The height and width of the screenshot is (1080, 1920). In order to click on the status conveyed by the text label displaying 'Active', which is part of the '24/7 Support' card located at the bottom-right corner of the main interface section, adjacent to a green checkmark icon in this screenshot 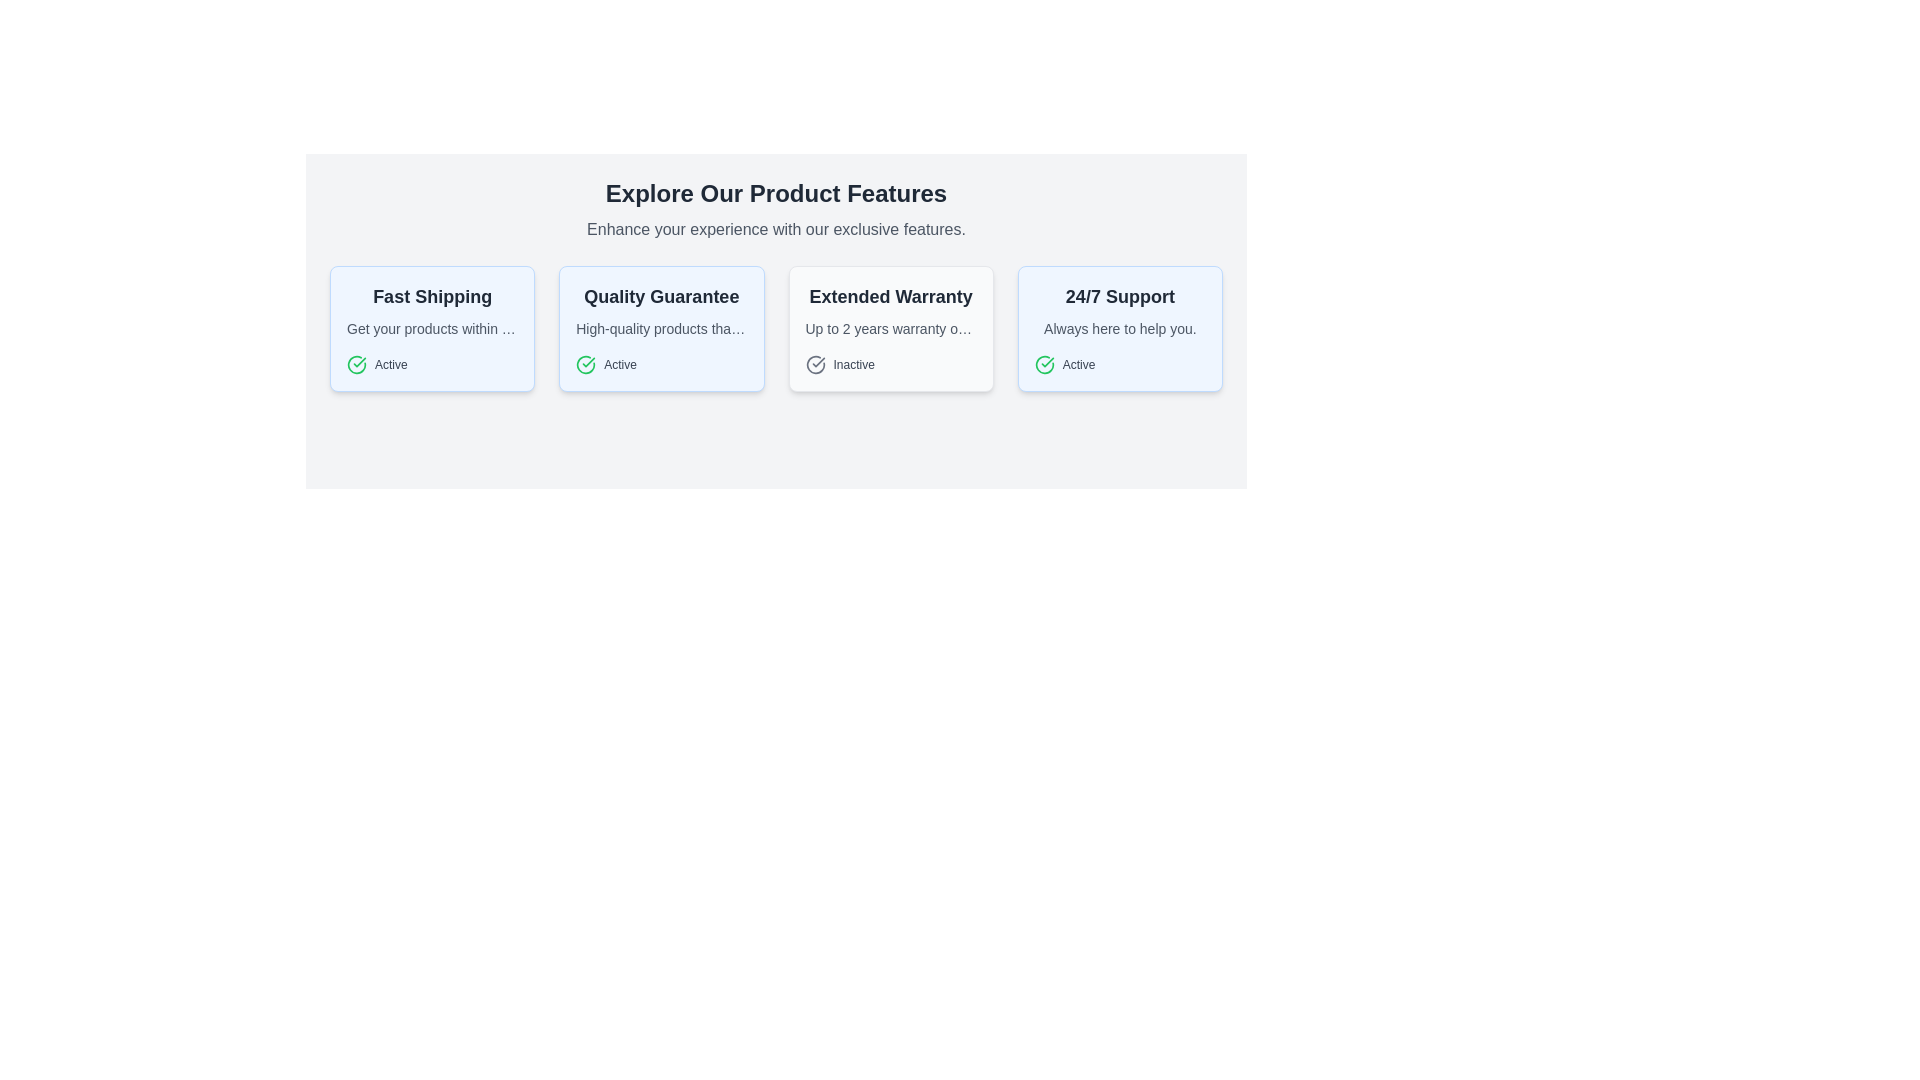, I will do `click(619, 365)`.